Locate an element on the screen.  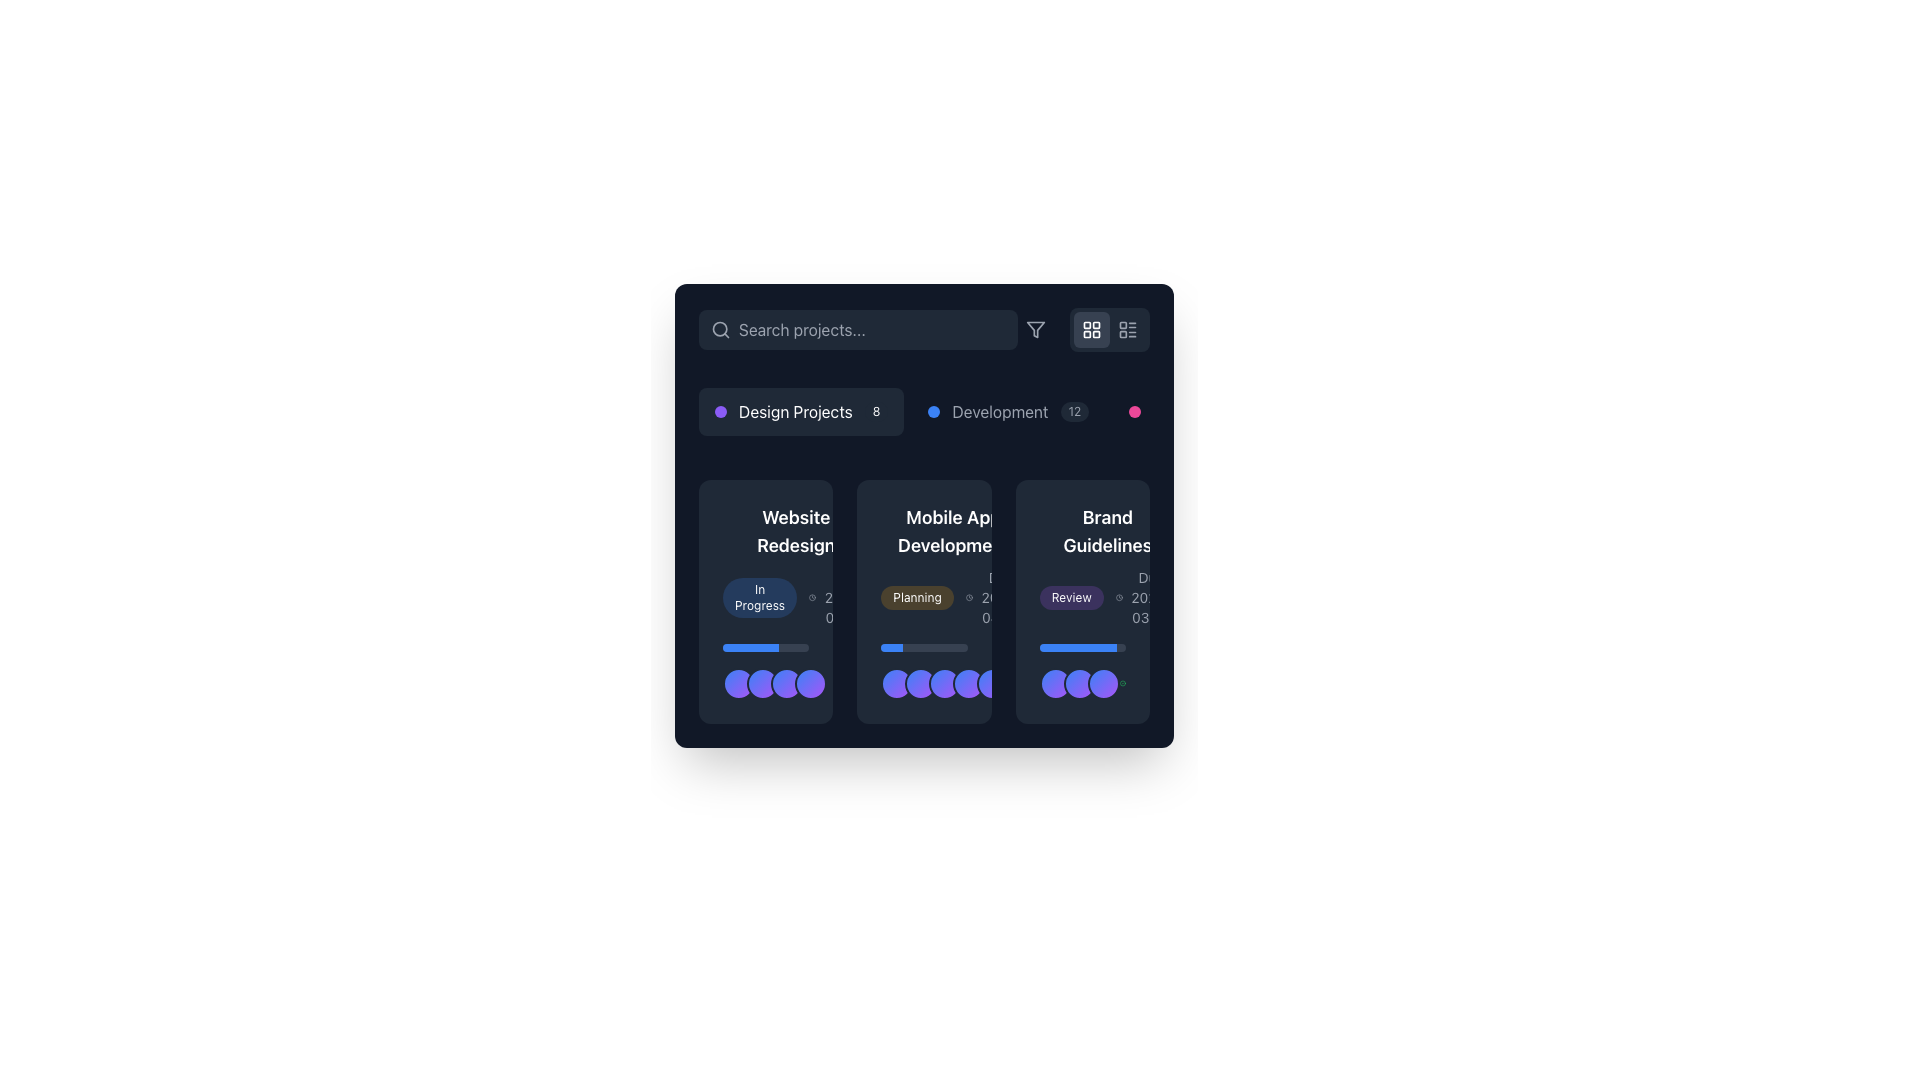
the circular badge or avatar with a blue to purple gradient background, located at the bottom of the 'Brand Guidelines' card in the rightmost column is located at coordinates (1054, 682).